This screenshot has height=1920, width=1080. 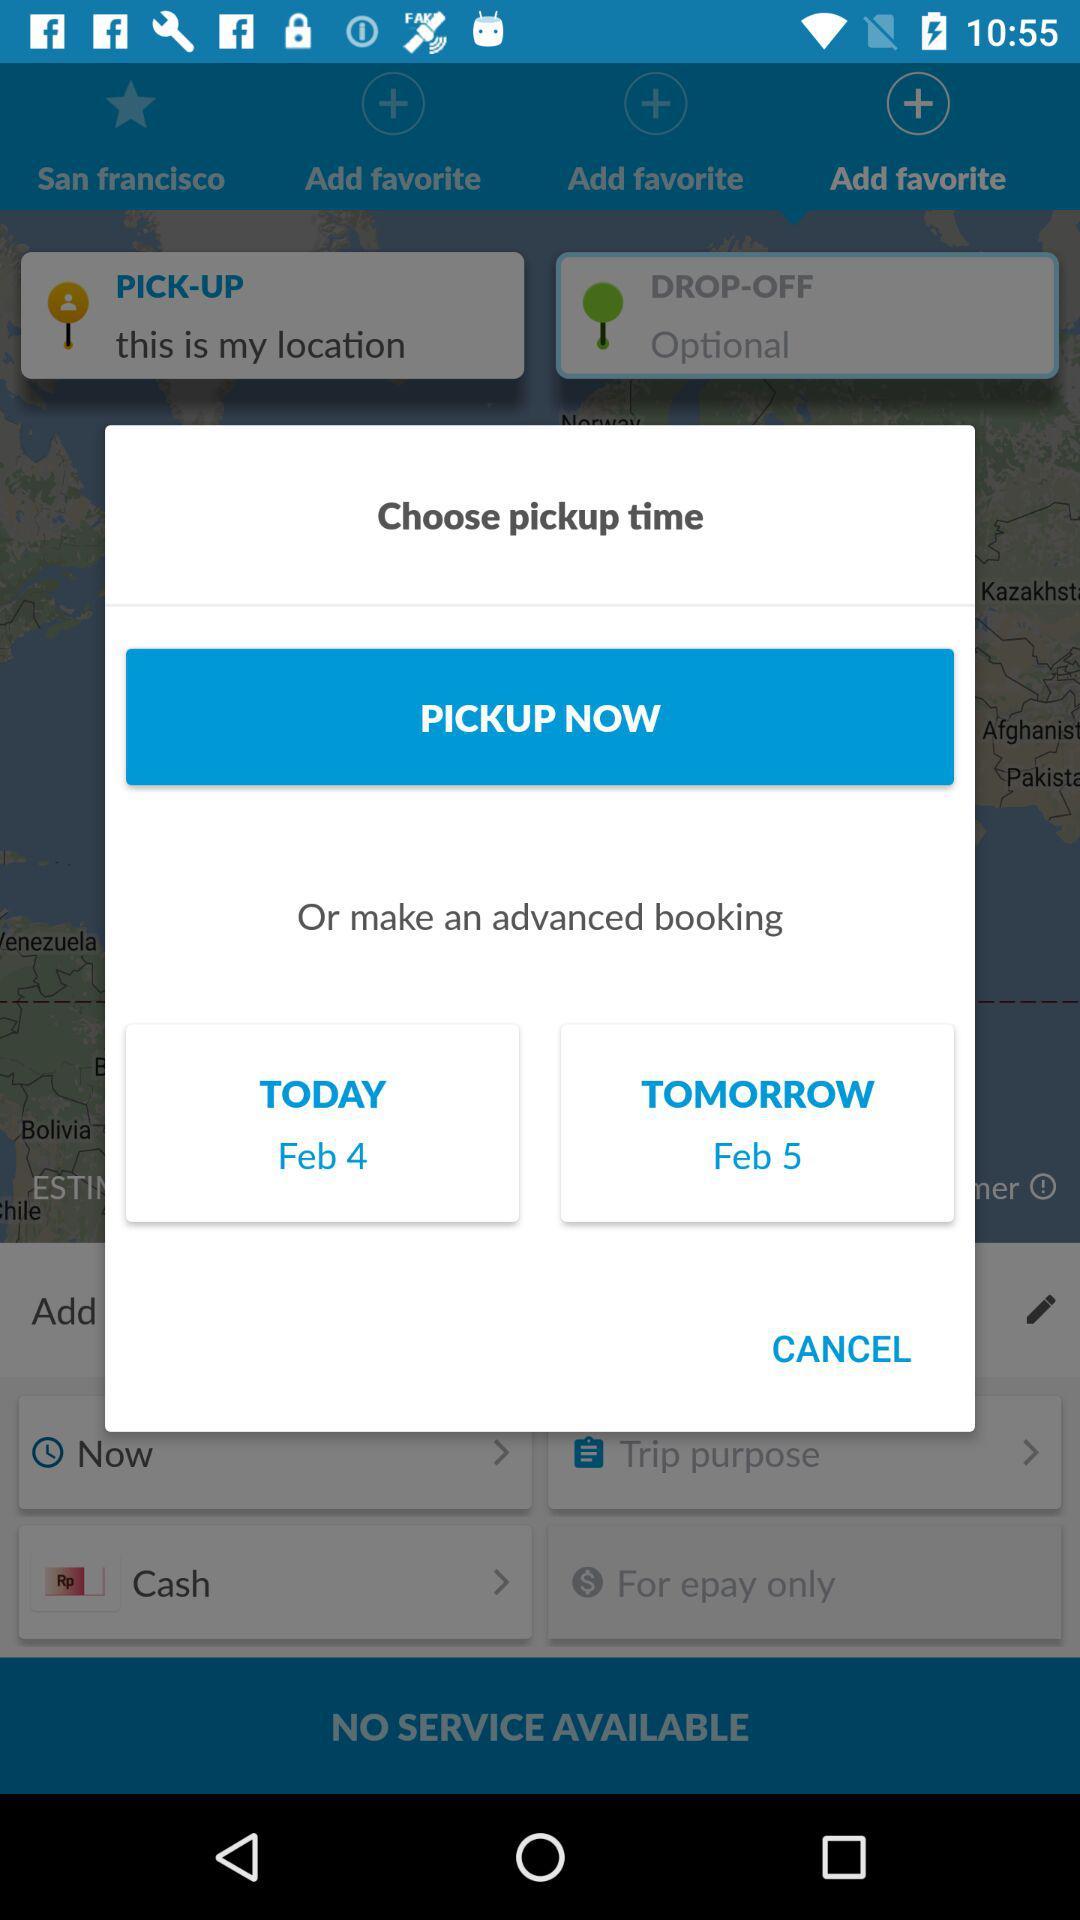 I want to click on the icon at the bottom right corner, so click(x=841, y=1347).